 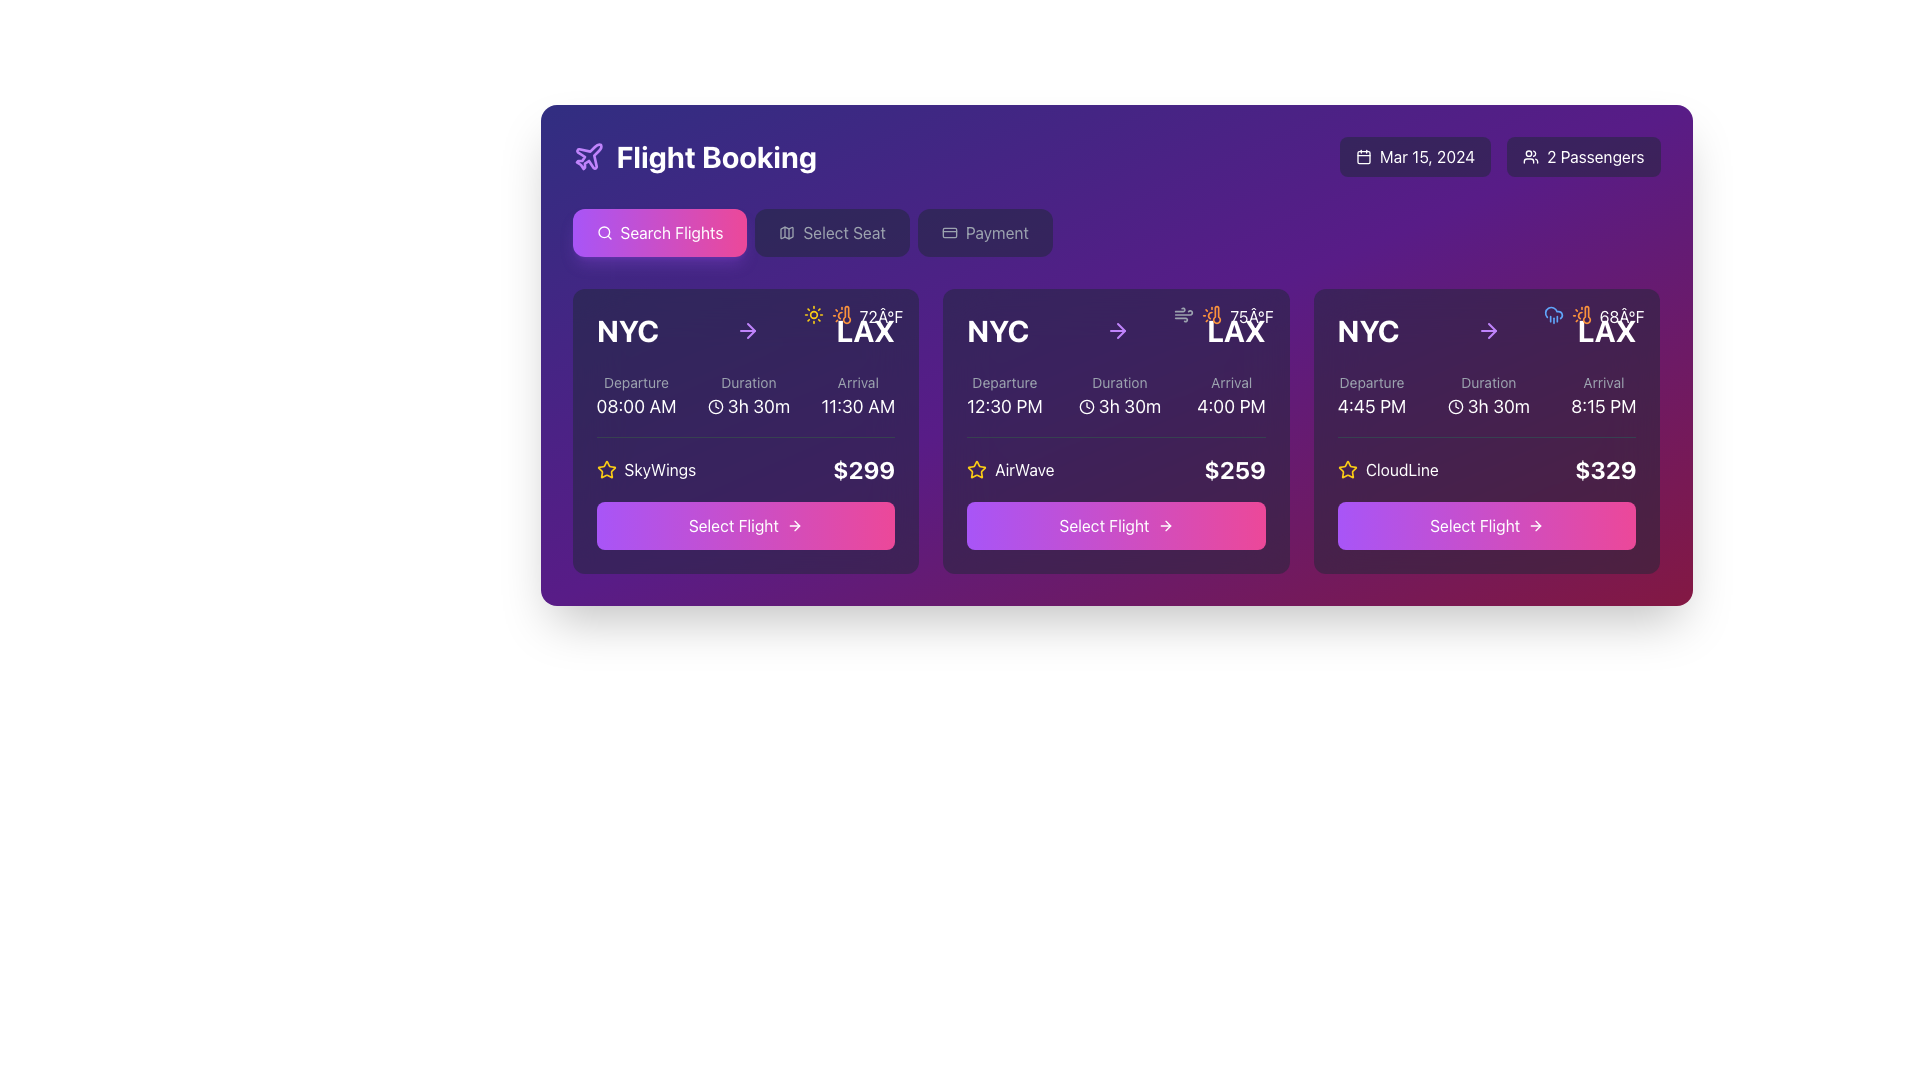 I want to click on the SVG-based circular icon representing flight duration, located within the first flight information card, to the right of the departure time field, so click(x=715, y=406).